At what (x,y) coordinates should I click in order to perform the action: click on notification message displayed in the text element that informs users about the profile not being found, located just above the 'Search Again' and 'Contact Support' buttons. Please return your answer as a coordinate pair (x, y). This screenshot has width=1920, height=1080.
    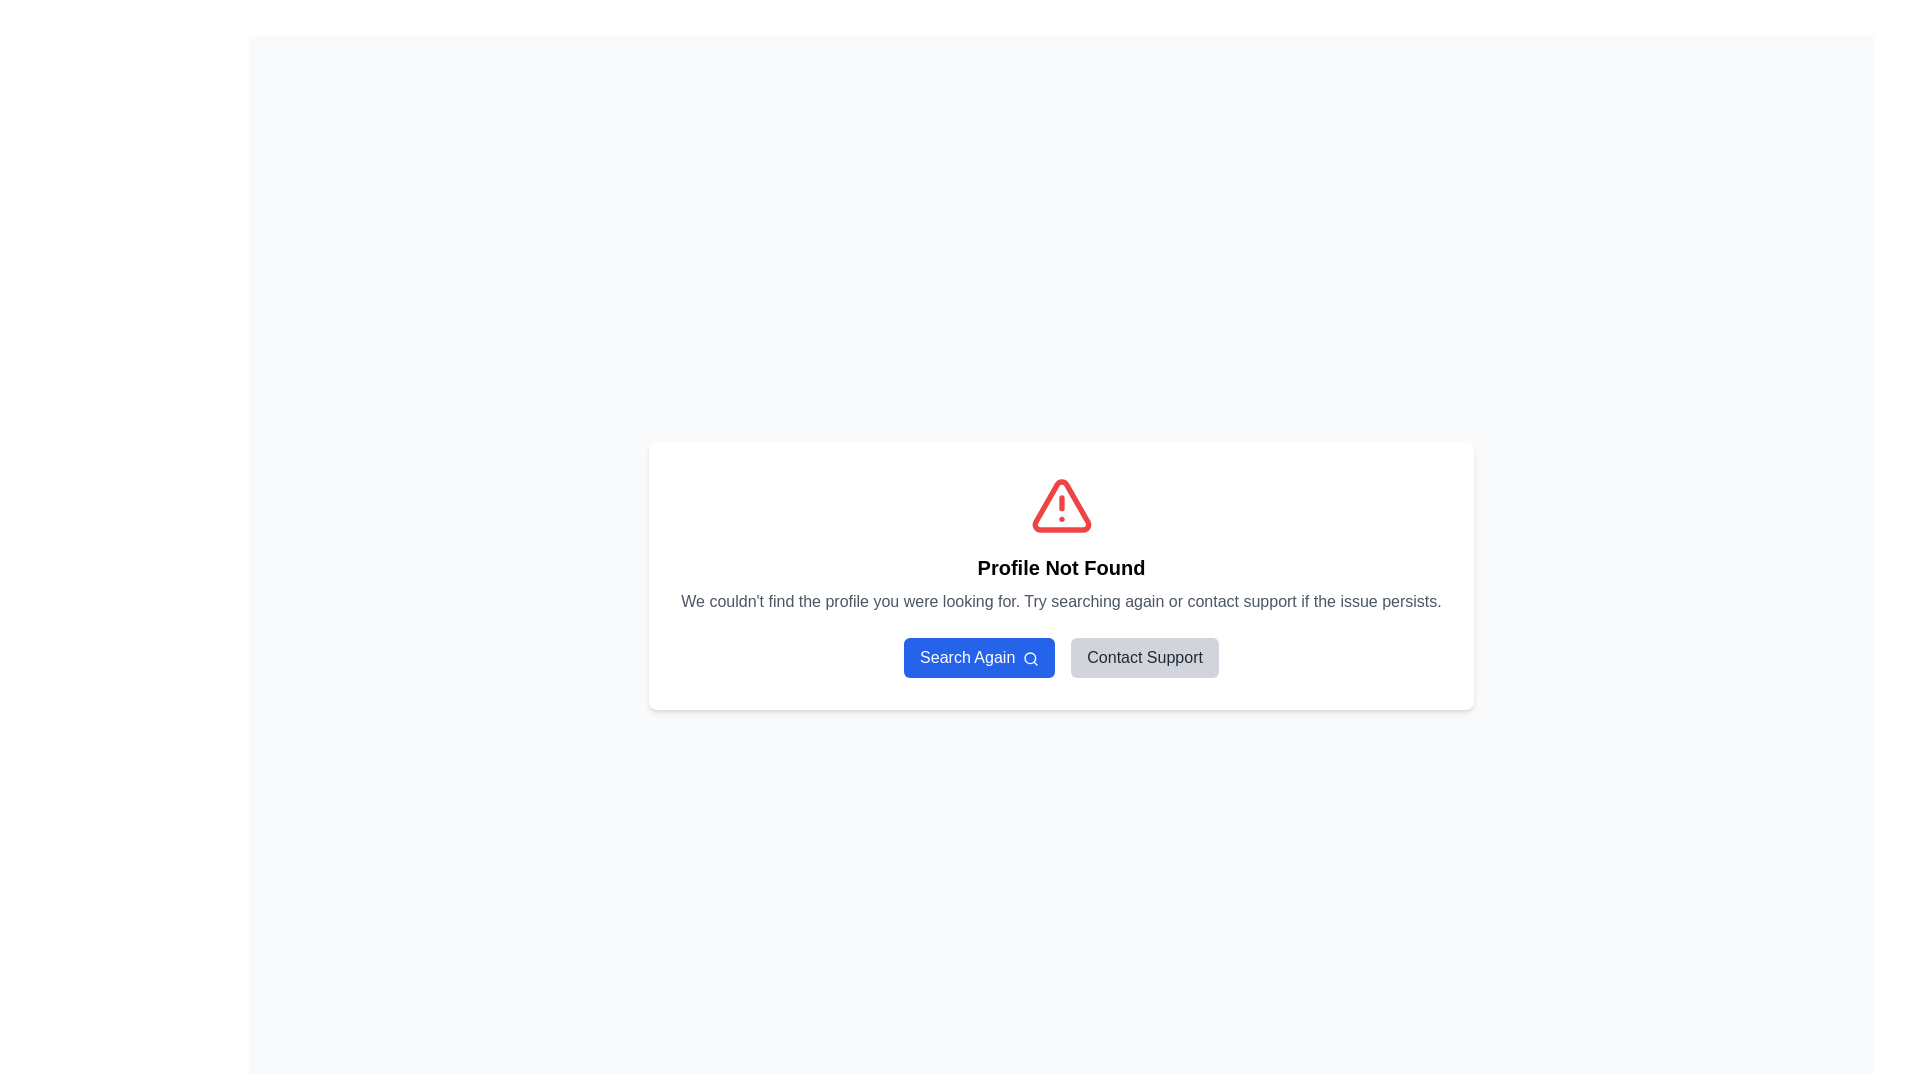
    Looking at the image, I should click on (1060, 600).